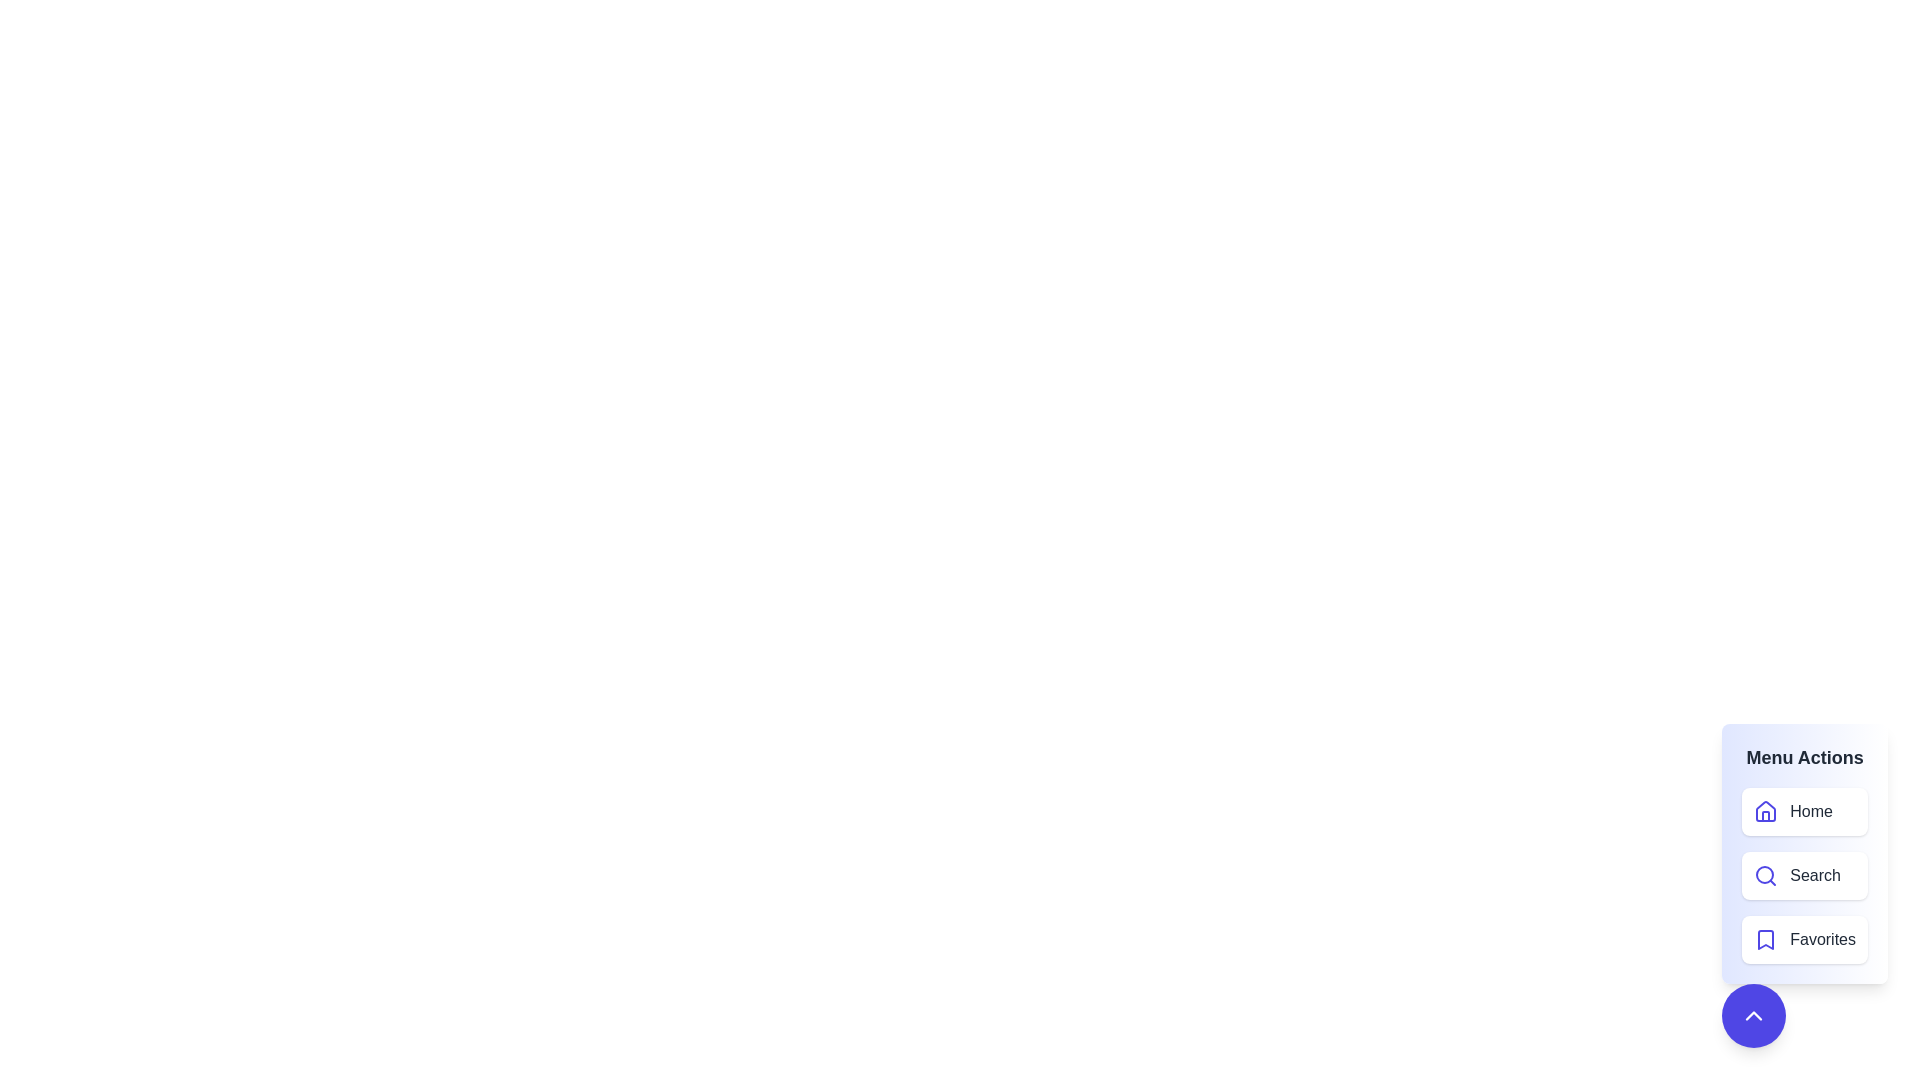  What do you see at coordinates (1805, 874) in the screenshot?
I see `the menu item labeled Search to navigate to the corresponding section` at bounding box center [1805, 874].